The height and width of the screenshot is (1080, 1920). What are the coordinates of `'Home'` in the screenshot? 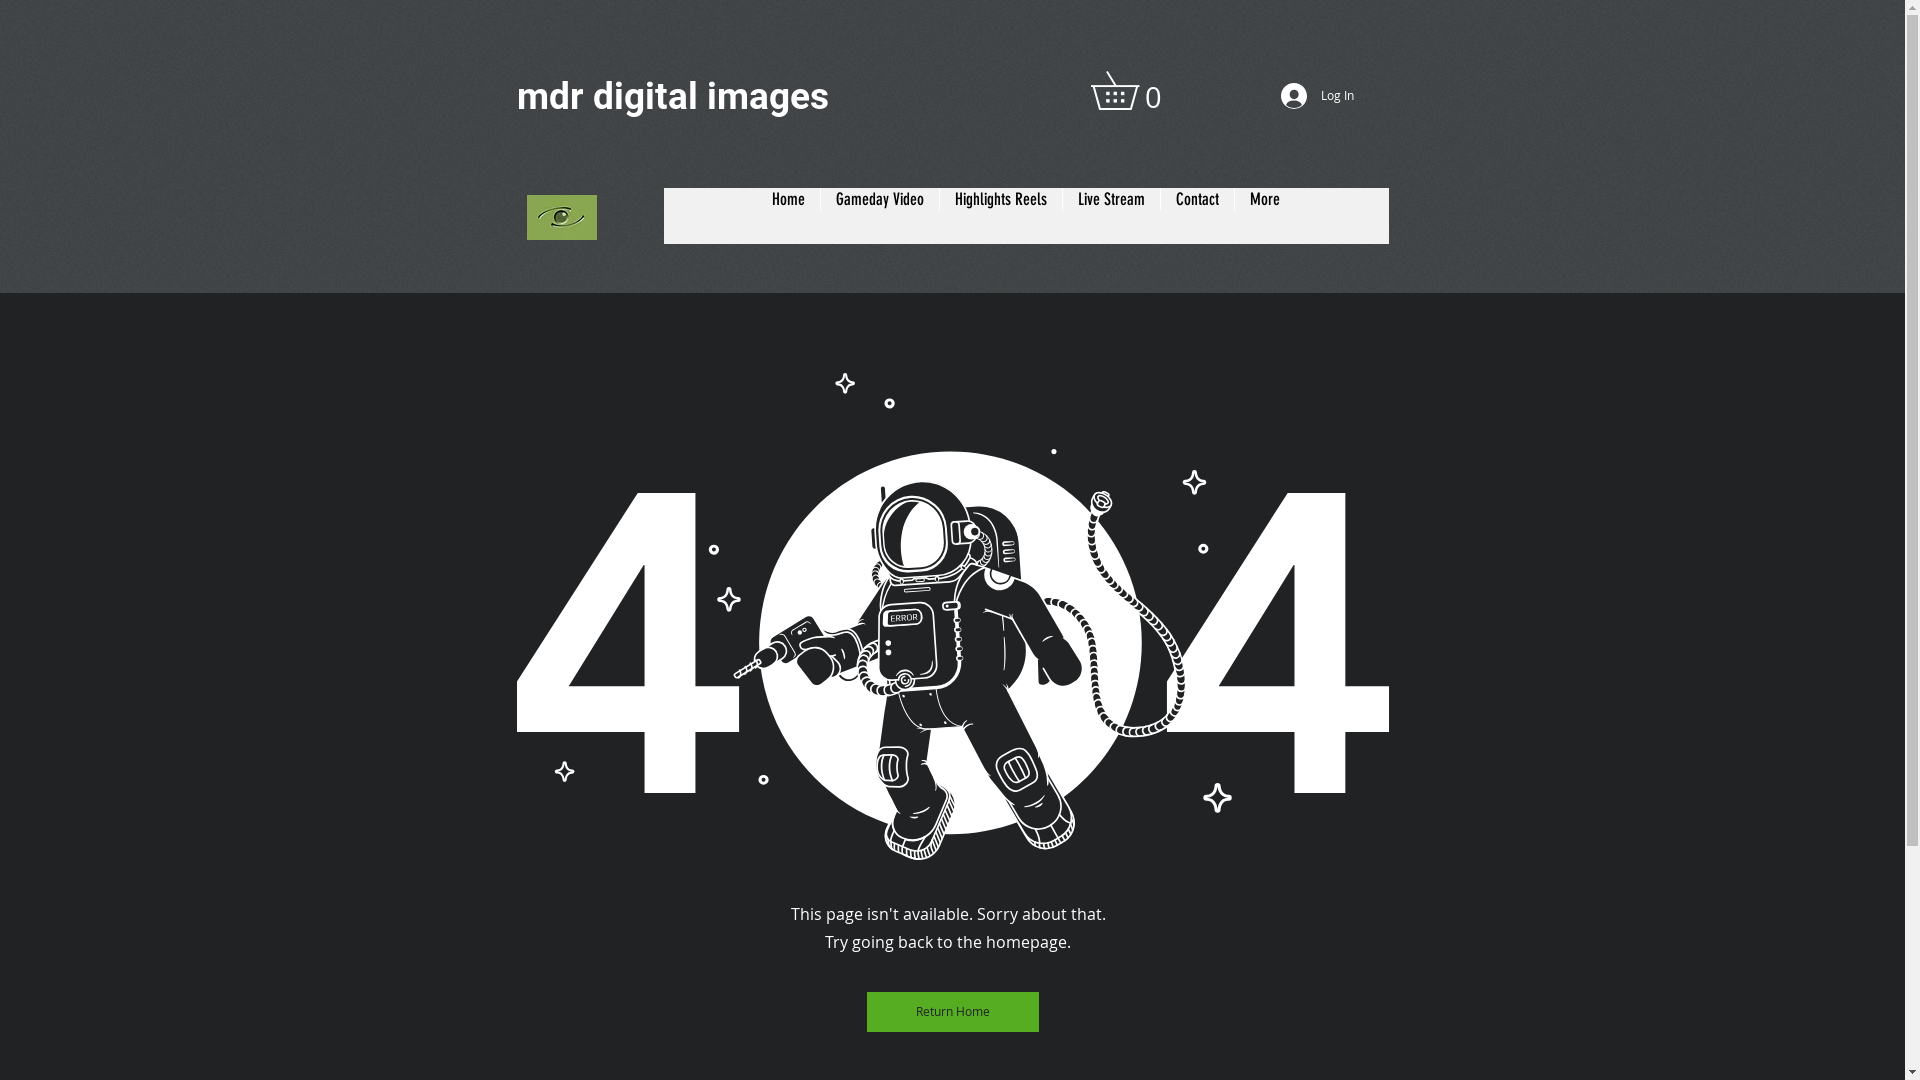 It's located at (787, 216).